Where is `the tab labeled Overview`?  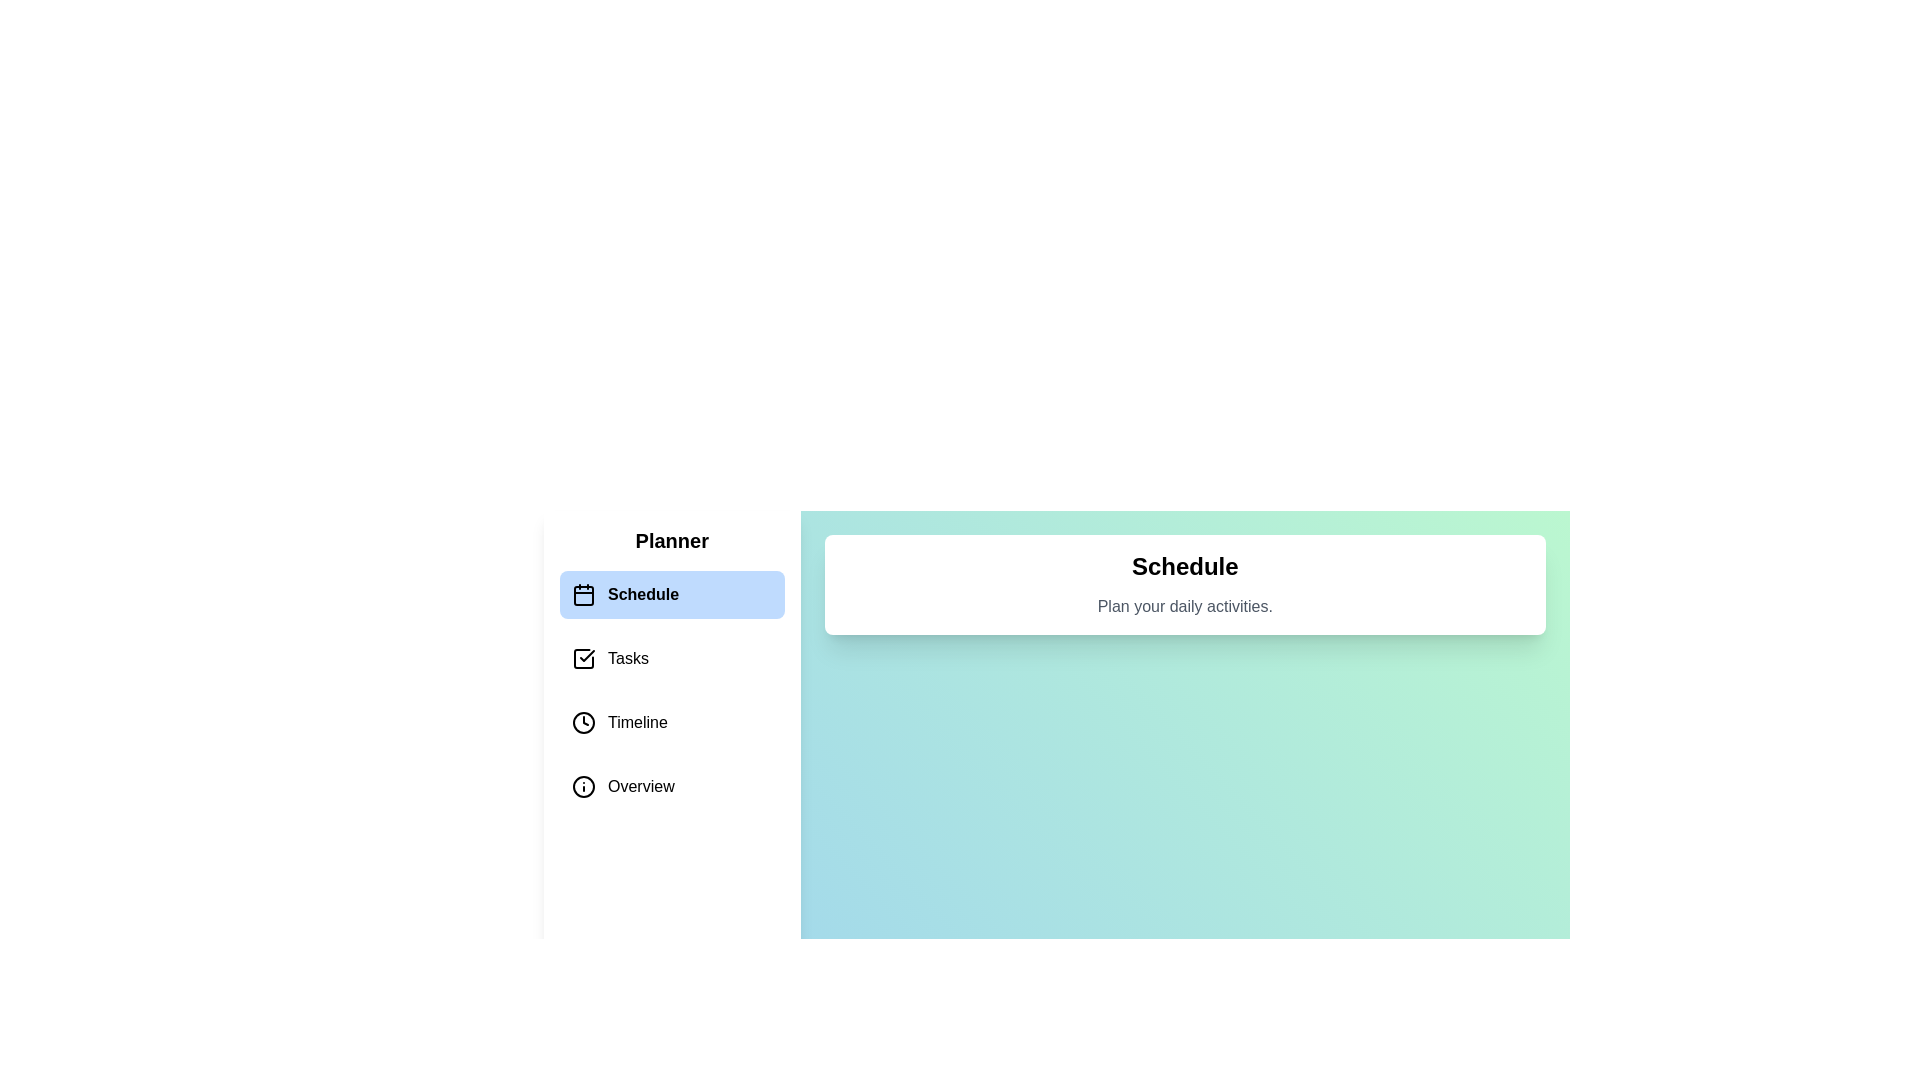
the tab labeled Overview is located at coordinates (672, 785).